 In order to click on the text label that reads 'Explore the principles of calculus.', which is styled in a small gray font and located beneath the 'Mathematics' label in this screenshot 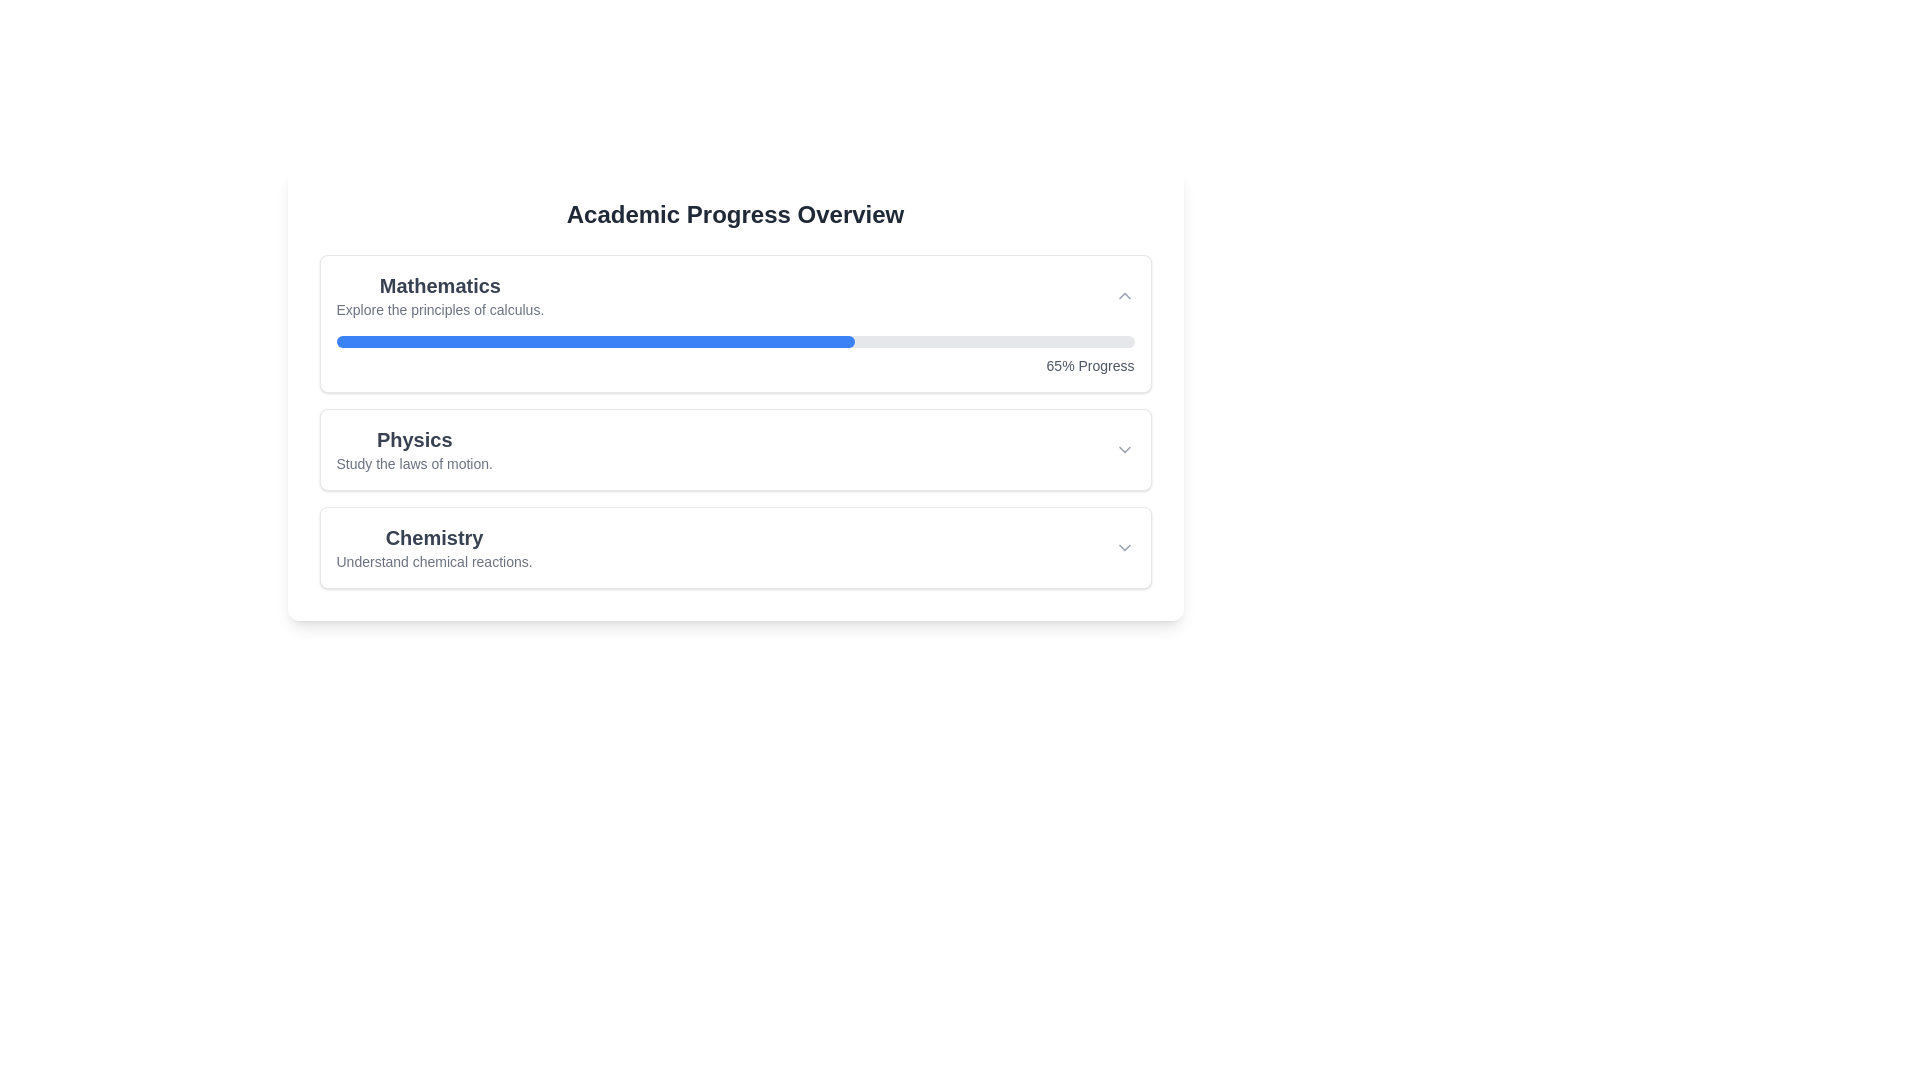, I will do `click(439, 309)`.